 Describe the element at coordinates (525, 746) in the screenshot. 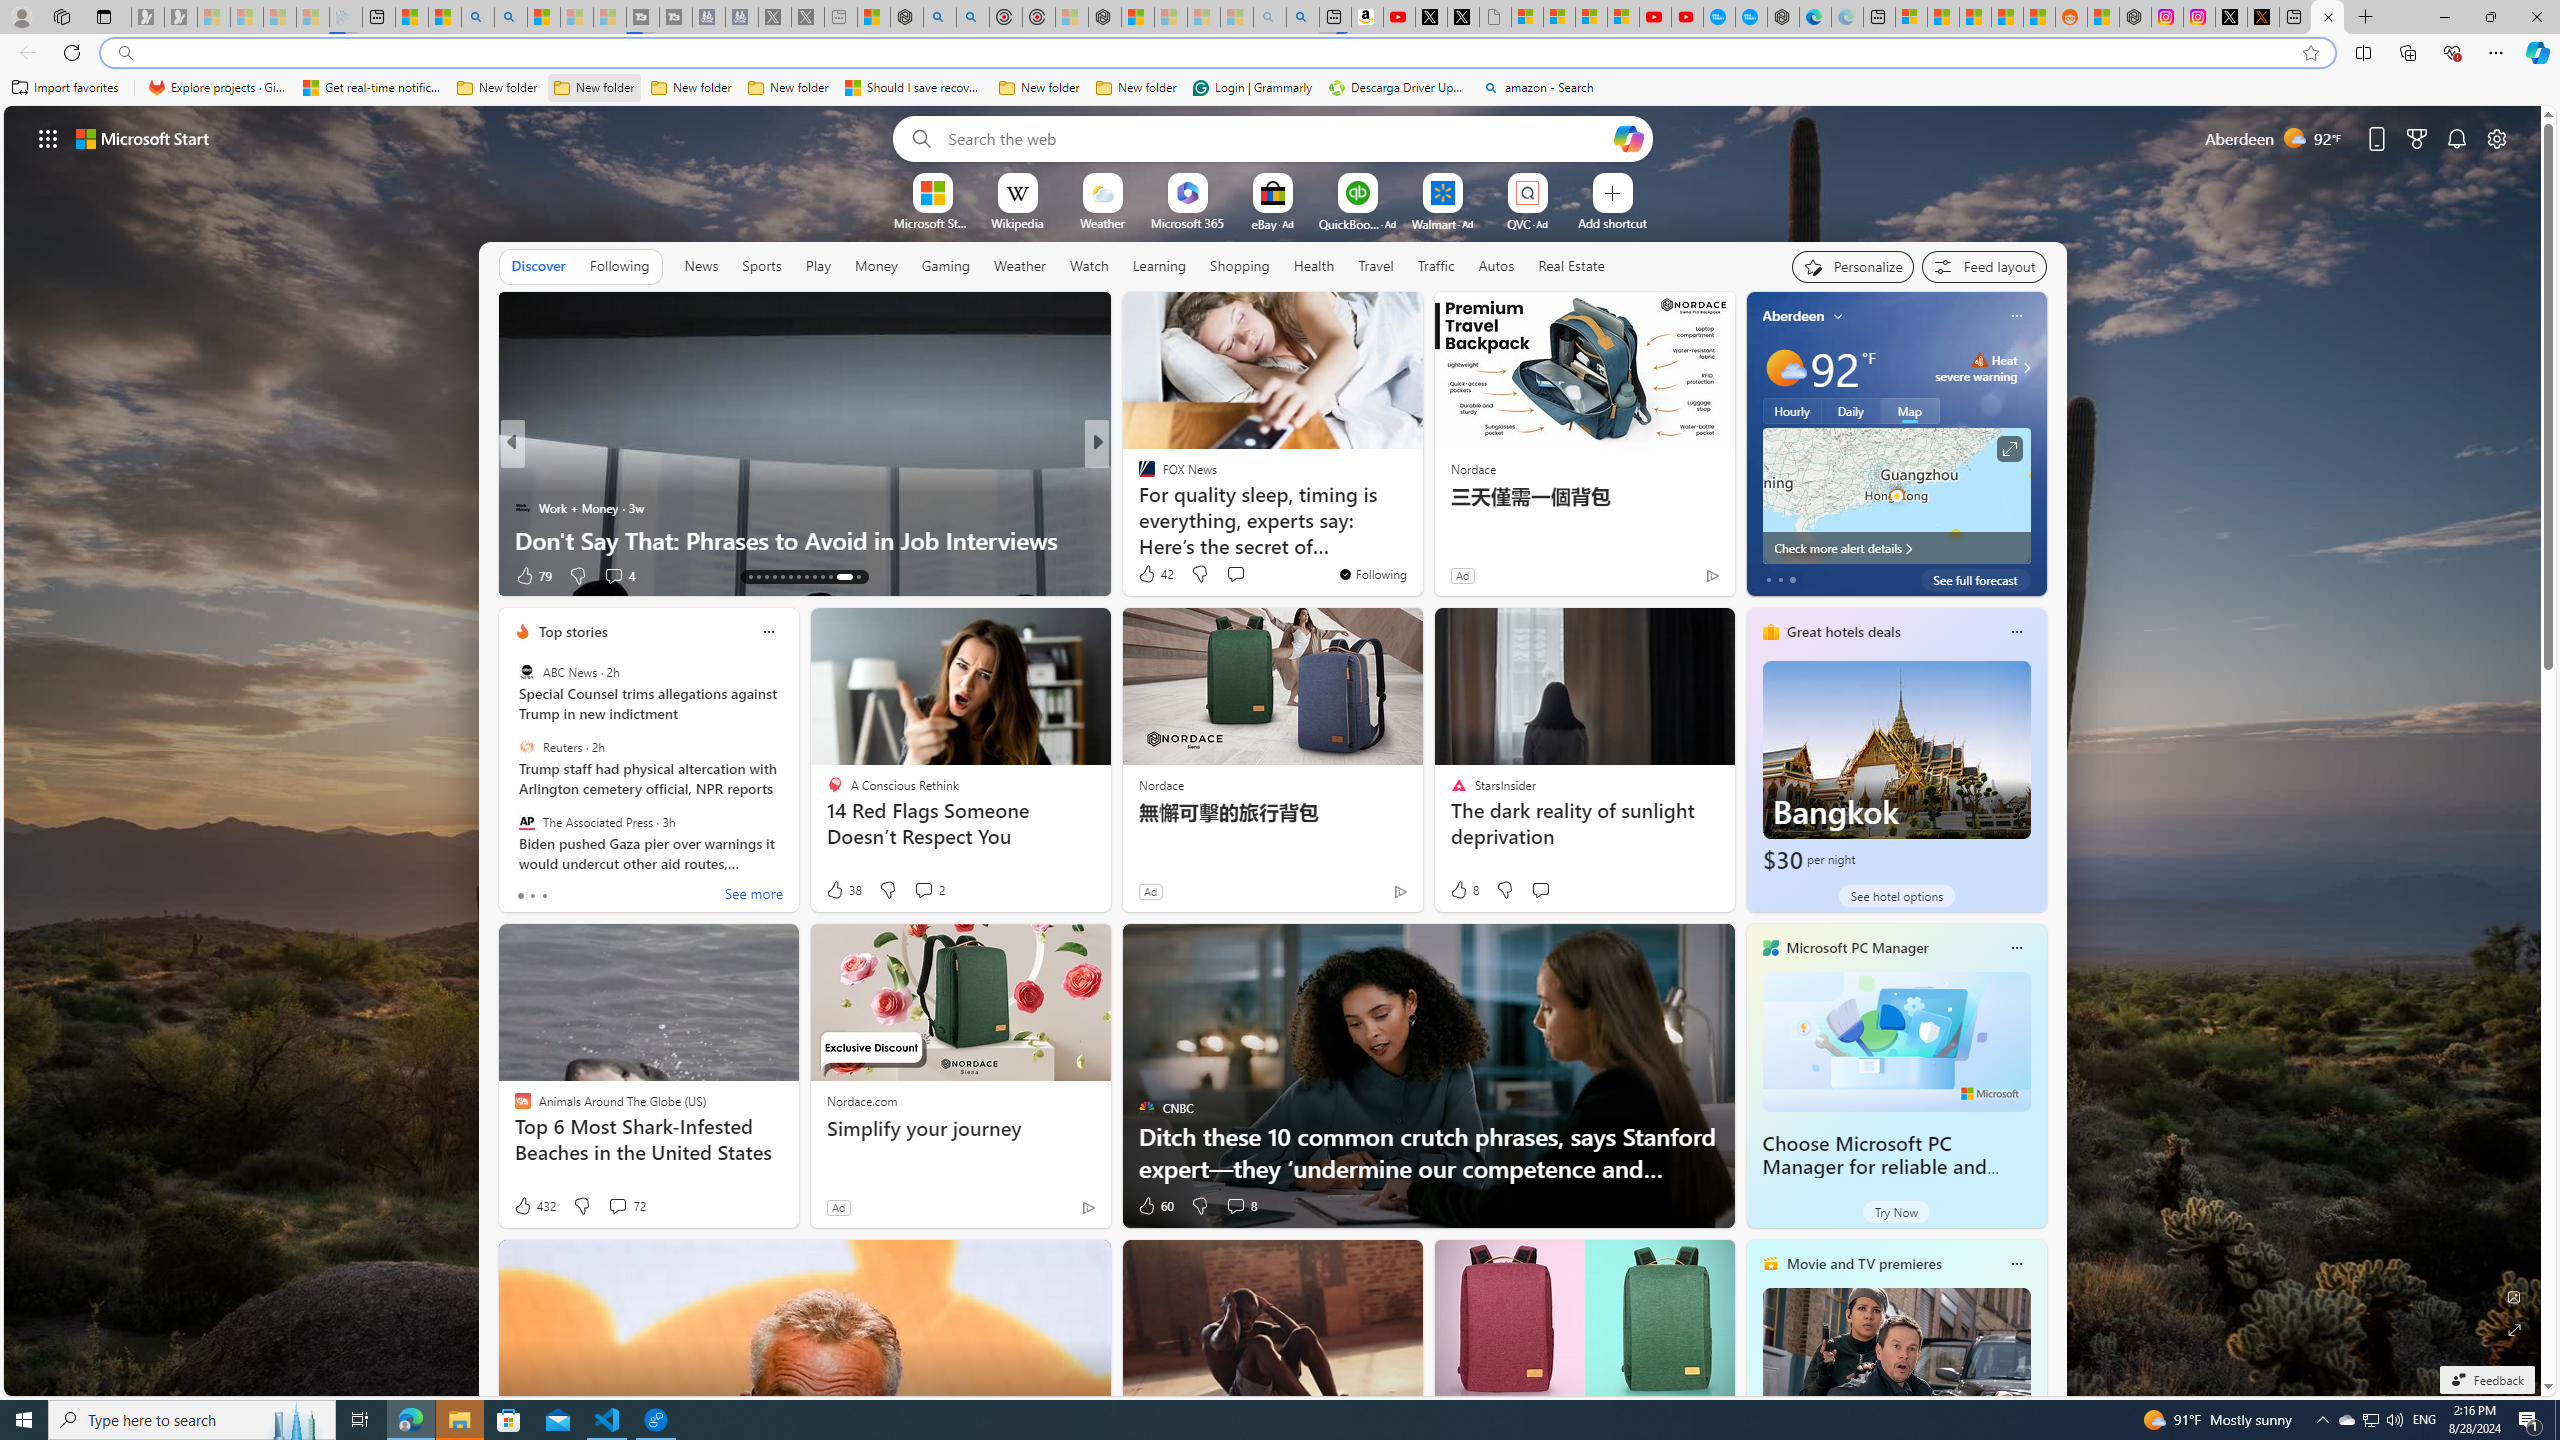

I see `'Reuters'` at that location.